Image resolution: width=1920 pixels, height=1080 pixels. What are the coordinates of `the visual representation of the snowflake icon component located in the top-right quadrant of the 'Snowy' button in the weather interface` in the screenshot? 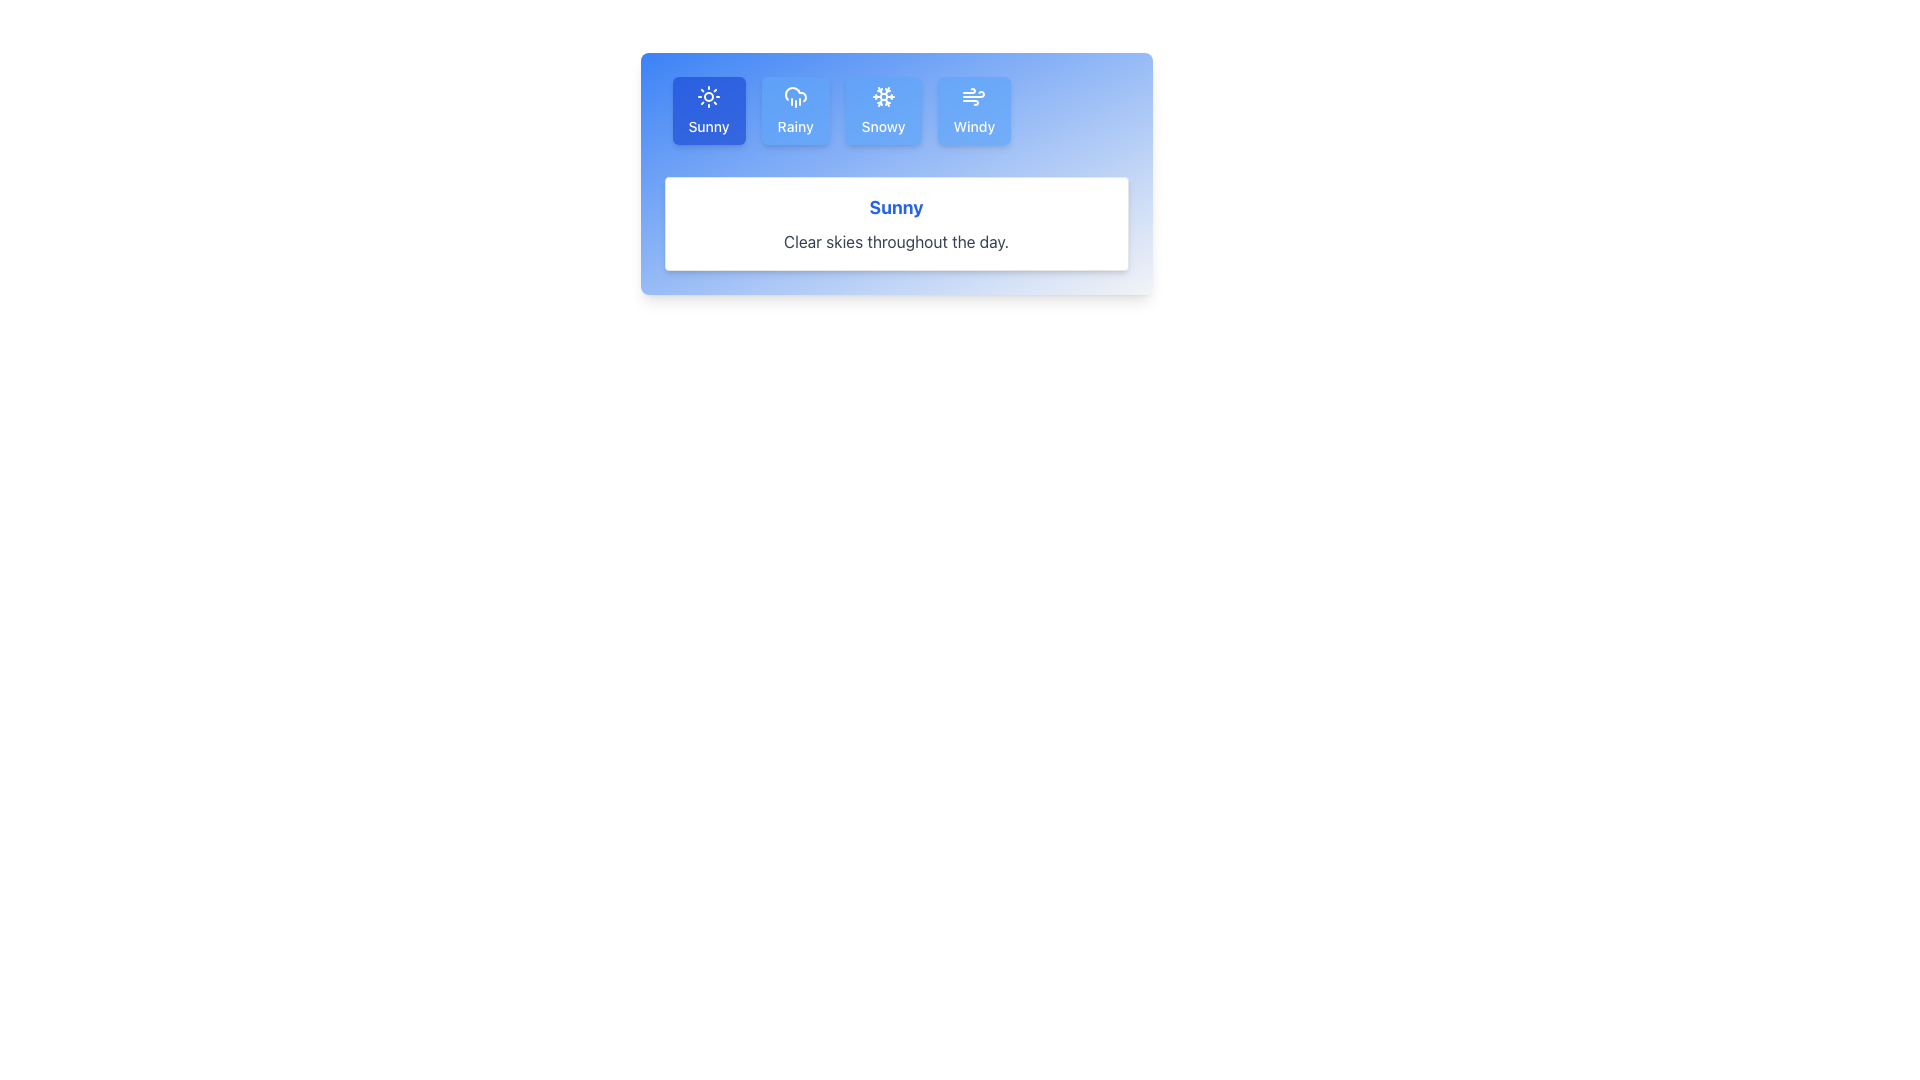 It's located at (886, 92).